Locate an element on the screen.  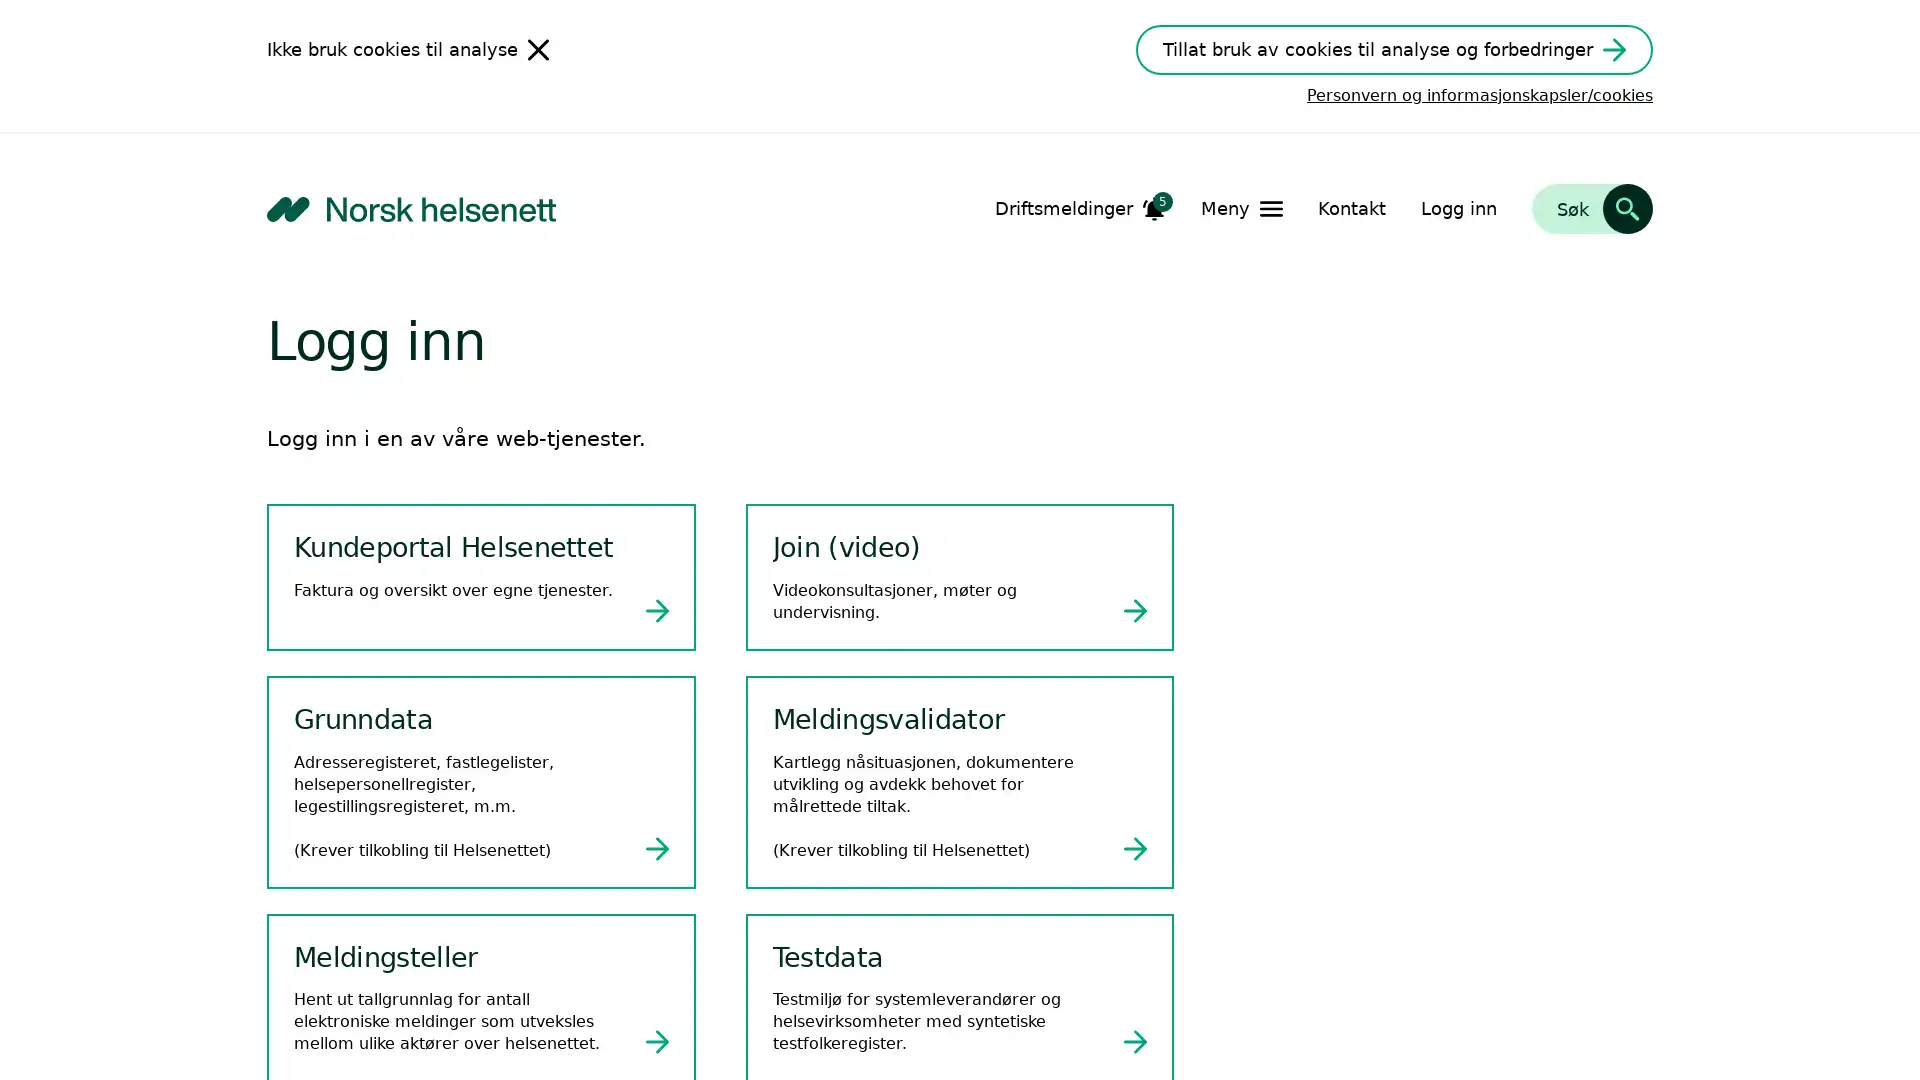
Sk is located at coordinates (1627, 208).